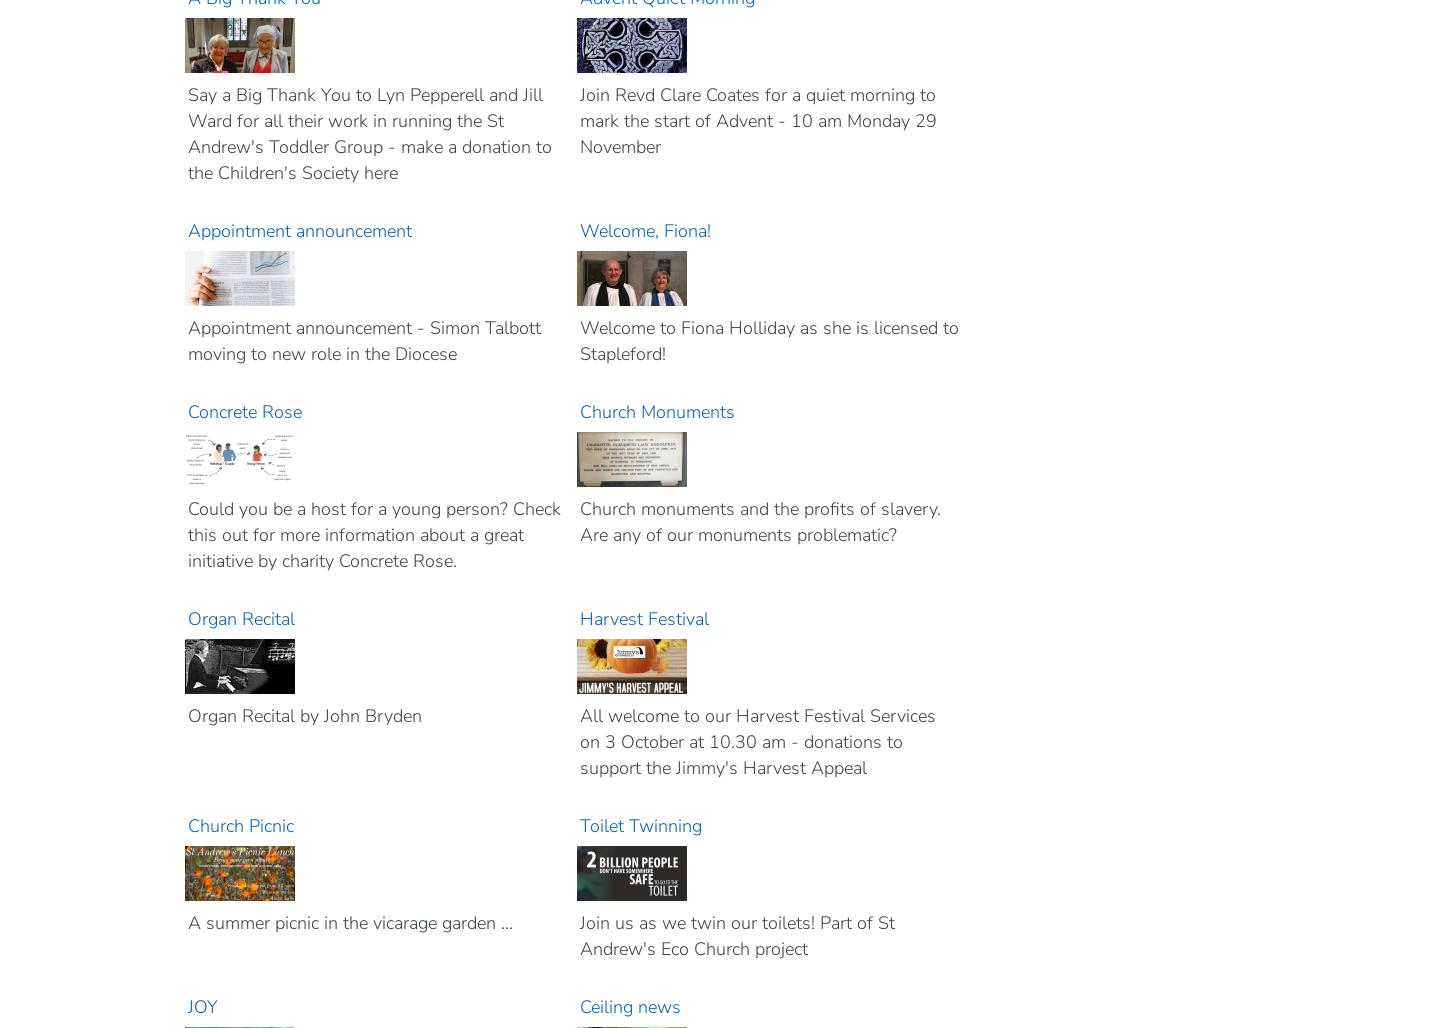 The height and width of the screenshot is (1028, 1440). I want to click on 'Appointment announcement', so click(298, 229).